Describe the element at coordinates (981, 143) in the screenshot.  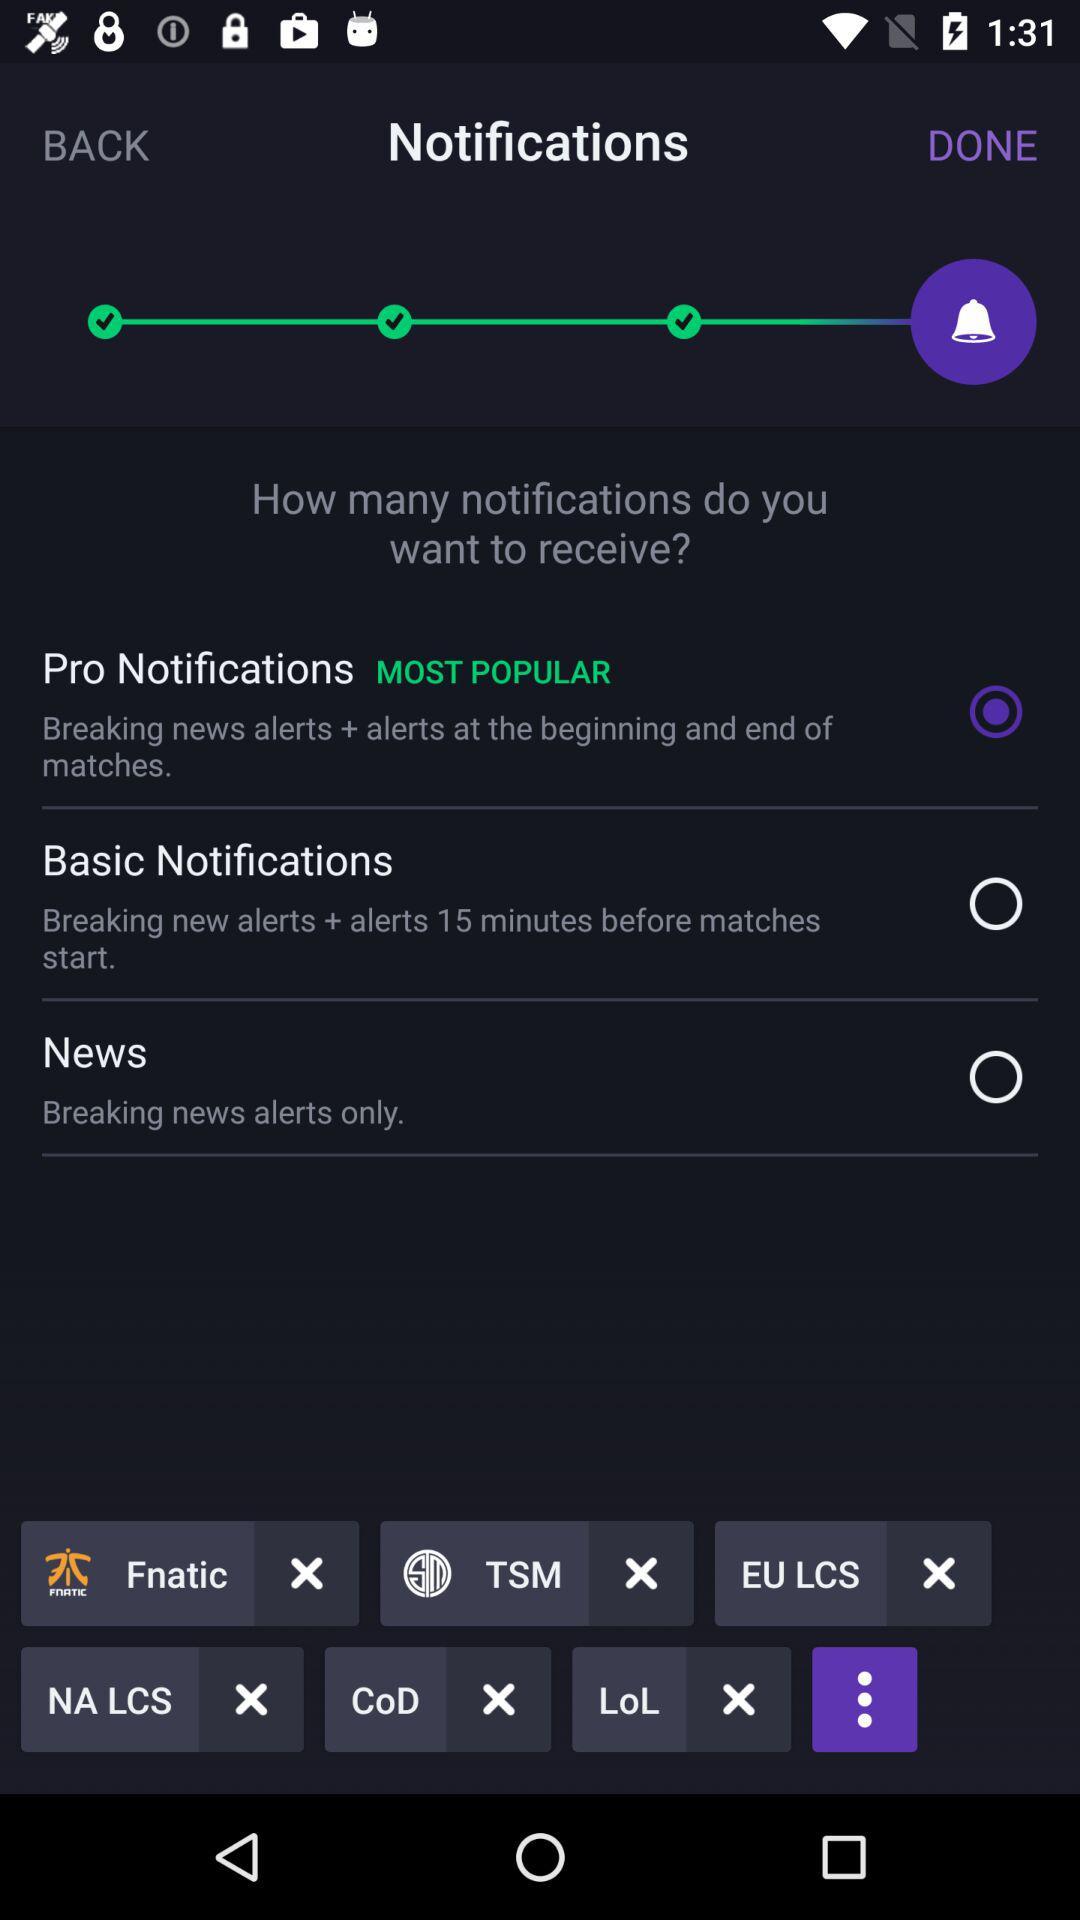
I see `done` at that location.